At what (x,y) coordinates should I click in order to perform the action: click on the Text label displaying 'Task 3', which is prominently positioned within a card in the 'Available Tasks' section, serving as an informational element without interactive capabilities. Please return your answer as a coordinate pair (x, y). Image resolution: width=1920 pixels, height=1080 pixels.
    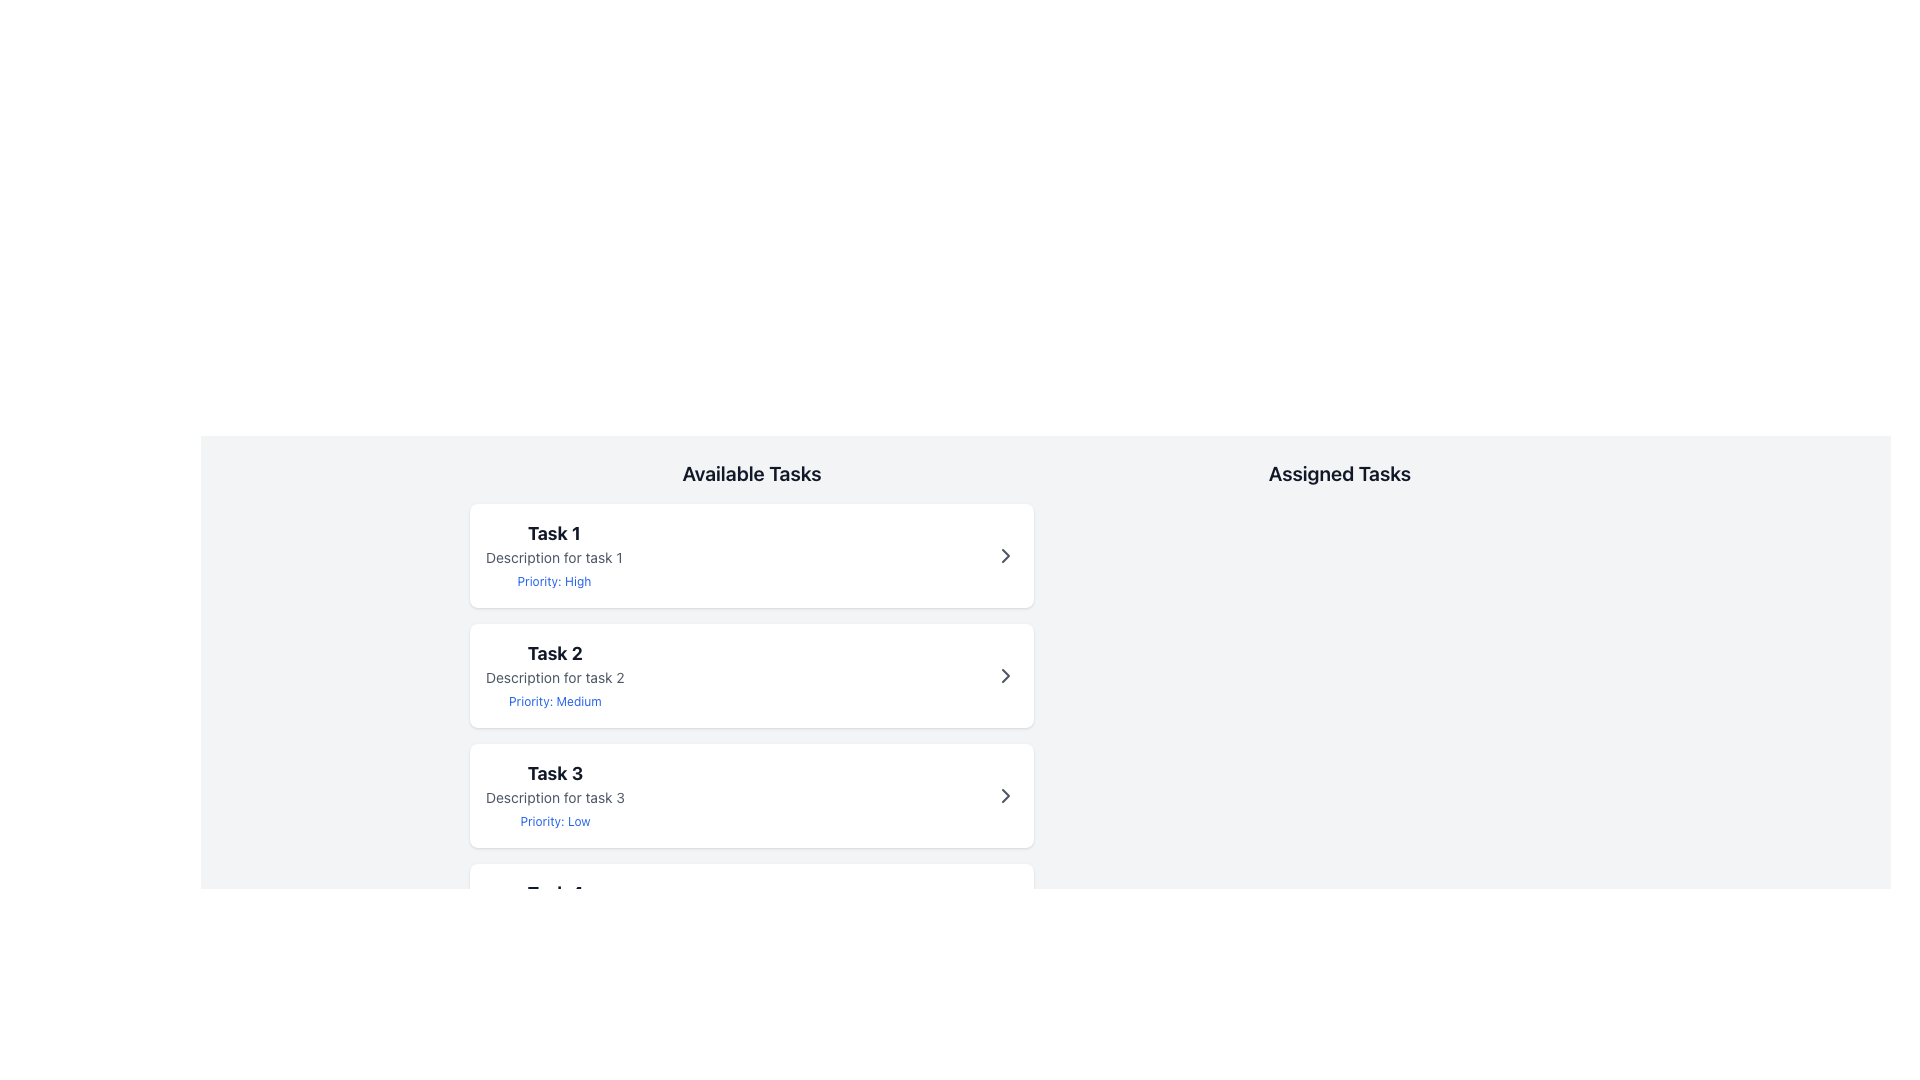
    Looking at the image, I should click on (555, 773).